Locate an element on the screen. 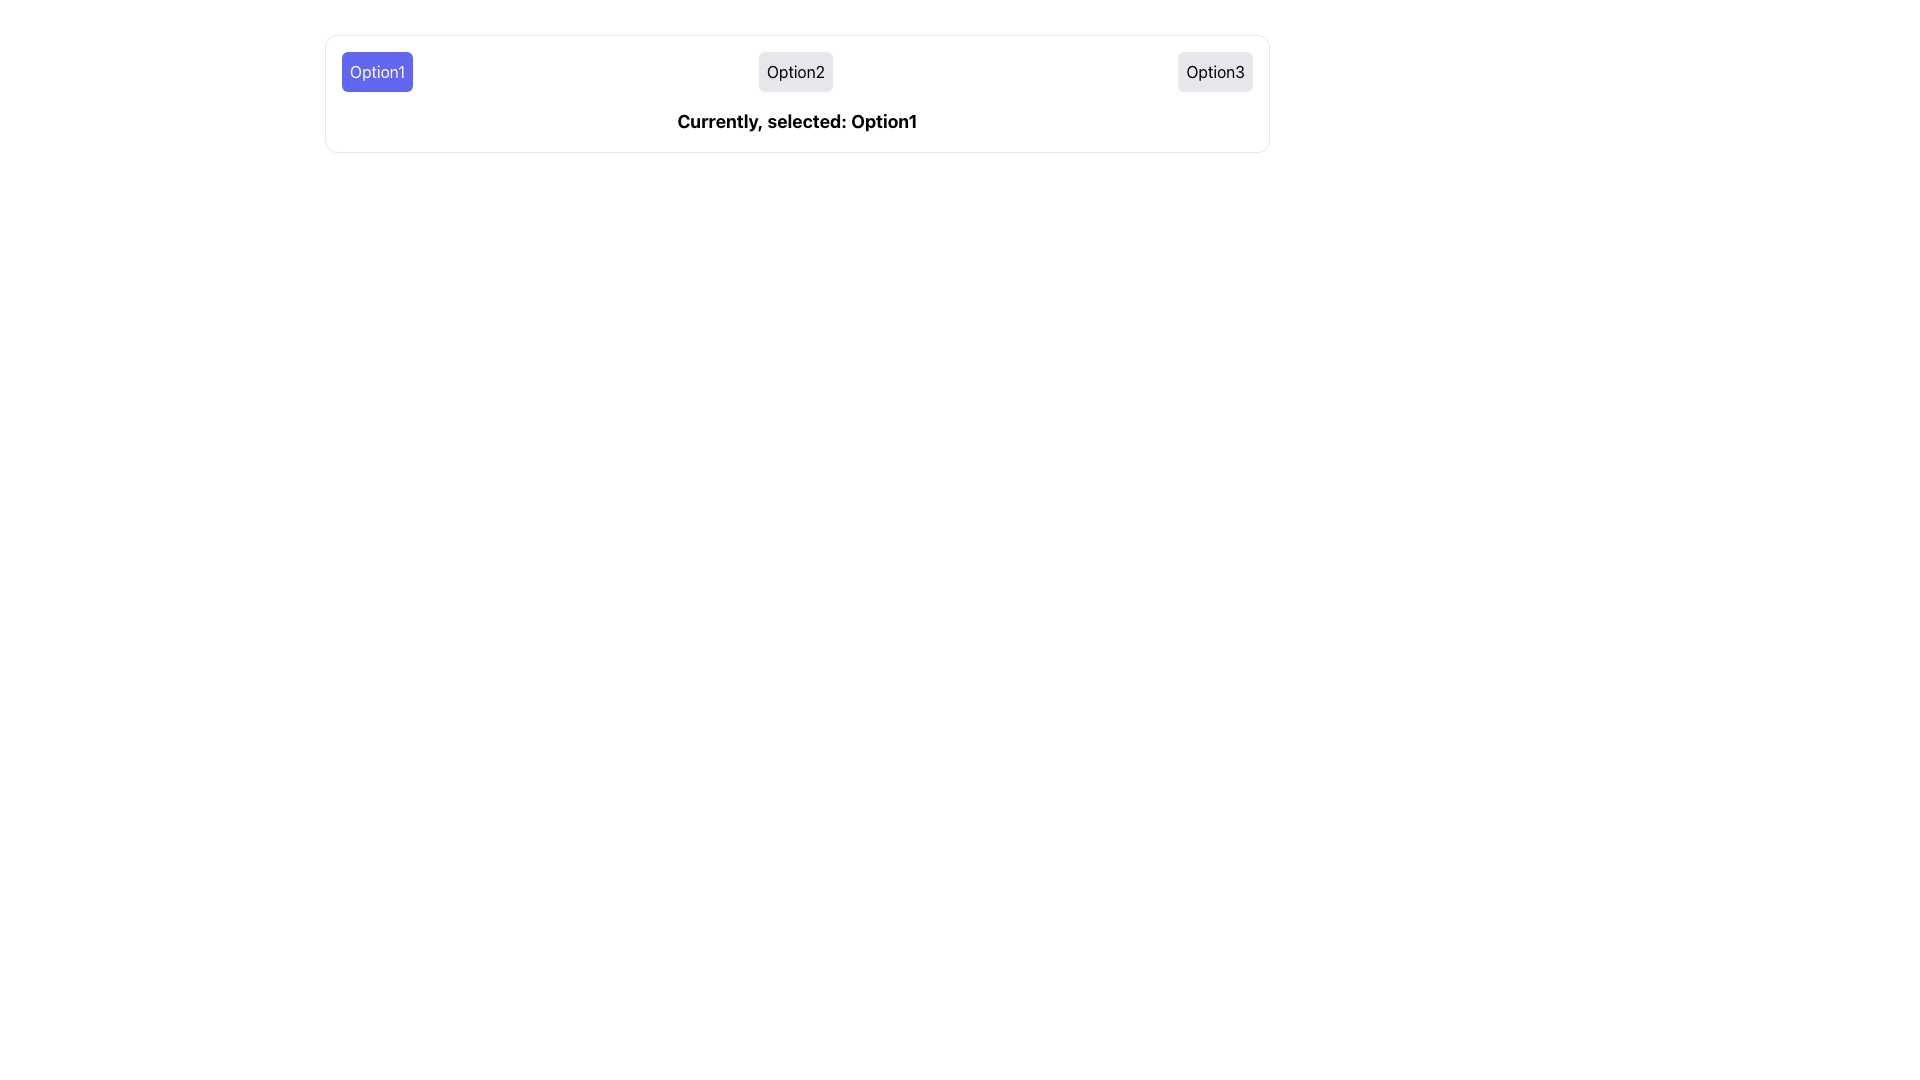 This screenshot has width=1920, height=1080. the options in the Selector with status display is located at coordinates (796, 93).